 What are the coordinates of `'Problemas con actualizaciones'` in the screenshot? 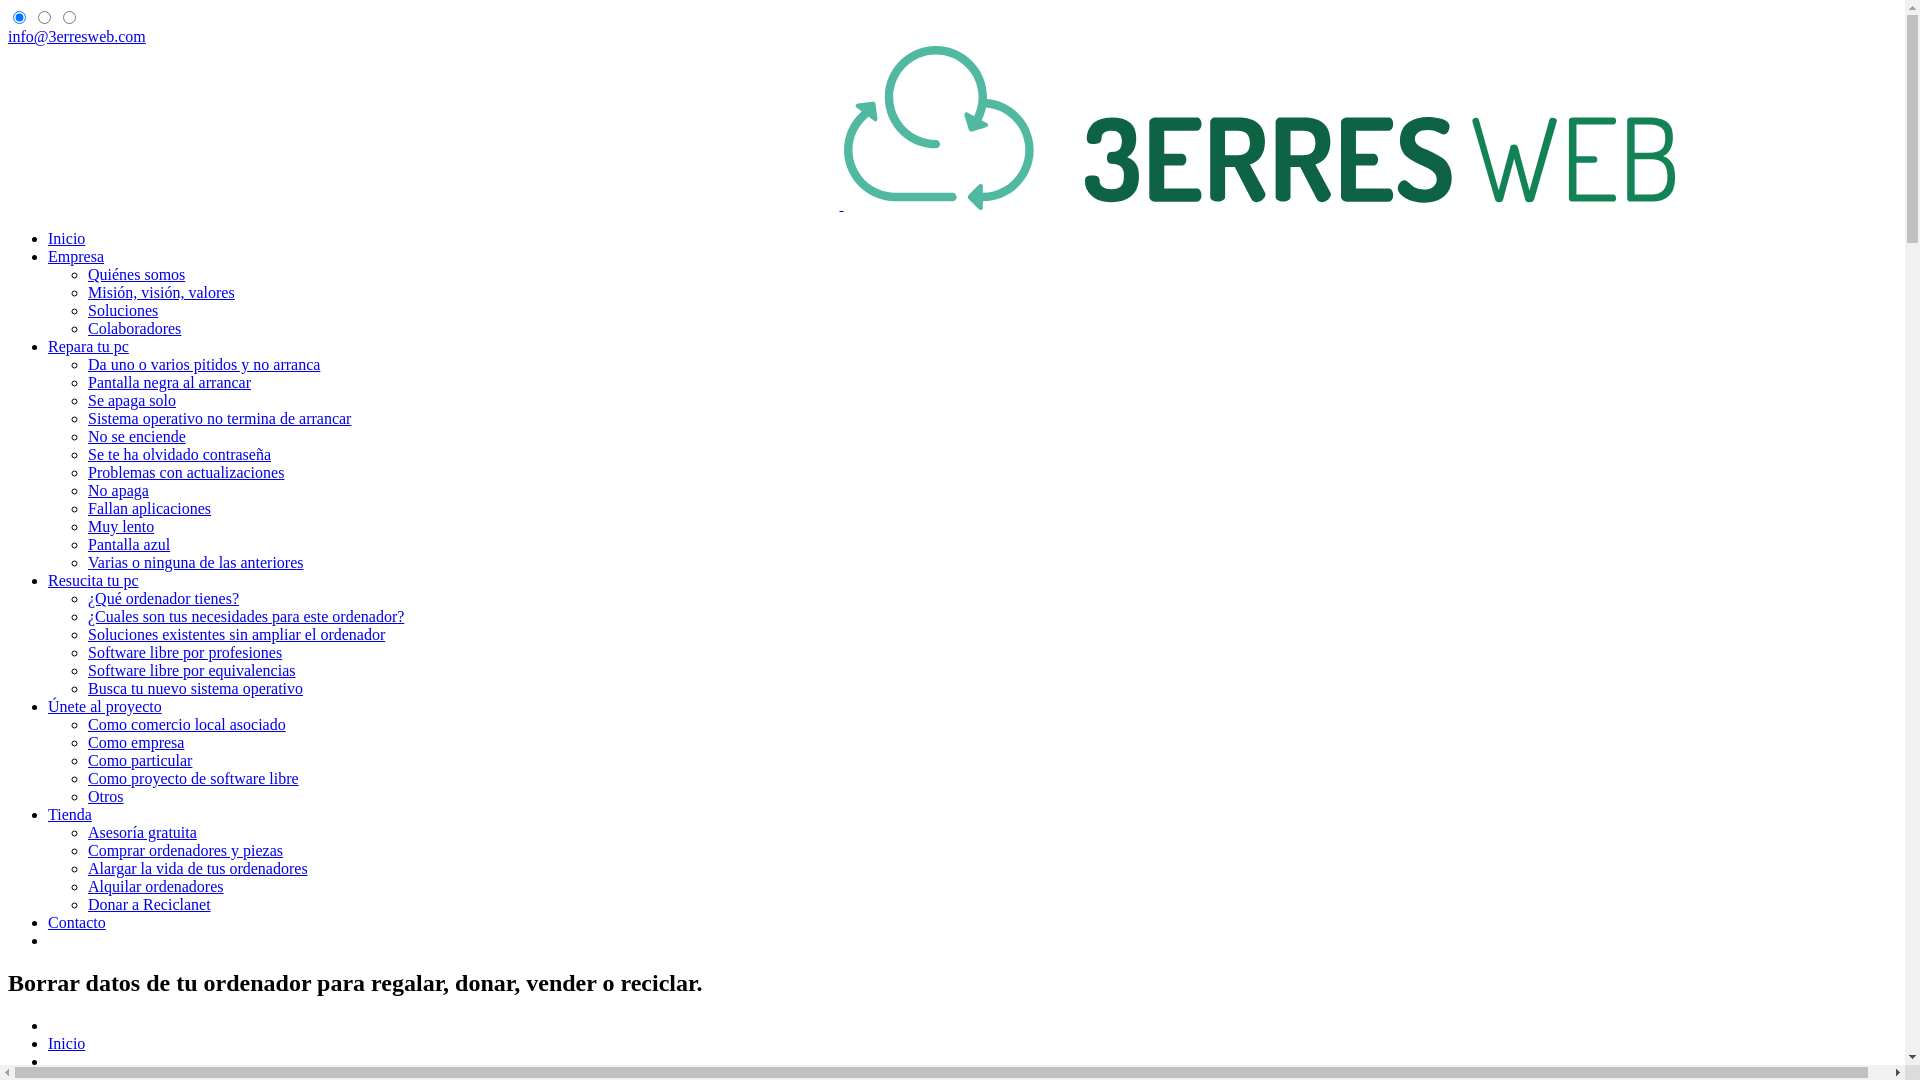 It's located at (86, 472).